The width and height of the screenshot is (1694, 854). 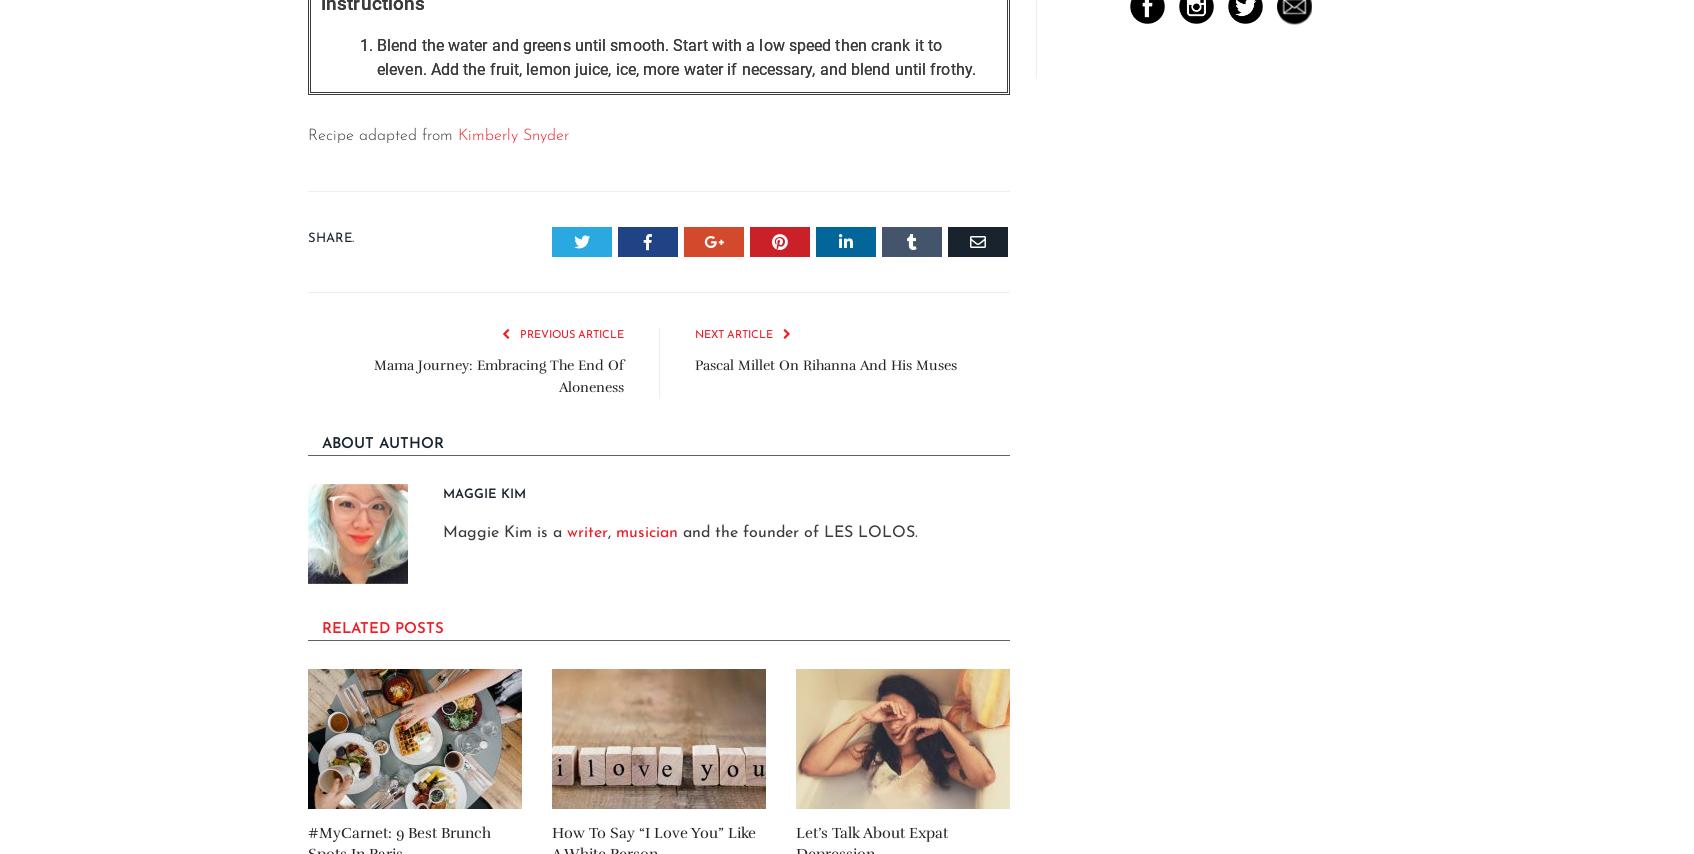 I want to click on 'Mama Journey: Embracing The End Of Aloneness', so click(x=498, y=374).